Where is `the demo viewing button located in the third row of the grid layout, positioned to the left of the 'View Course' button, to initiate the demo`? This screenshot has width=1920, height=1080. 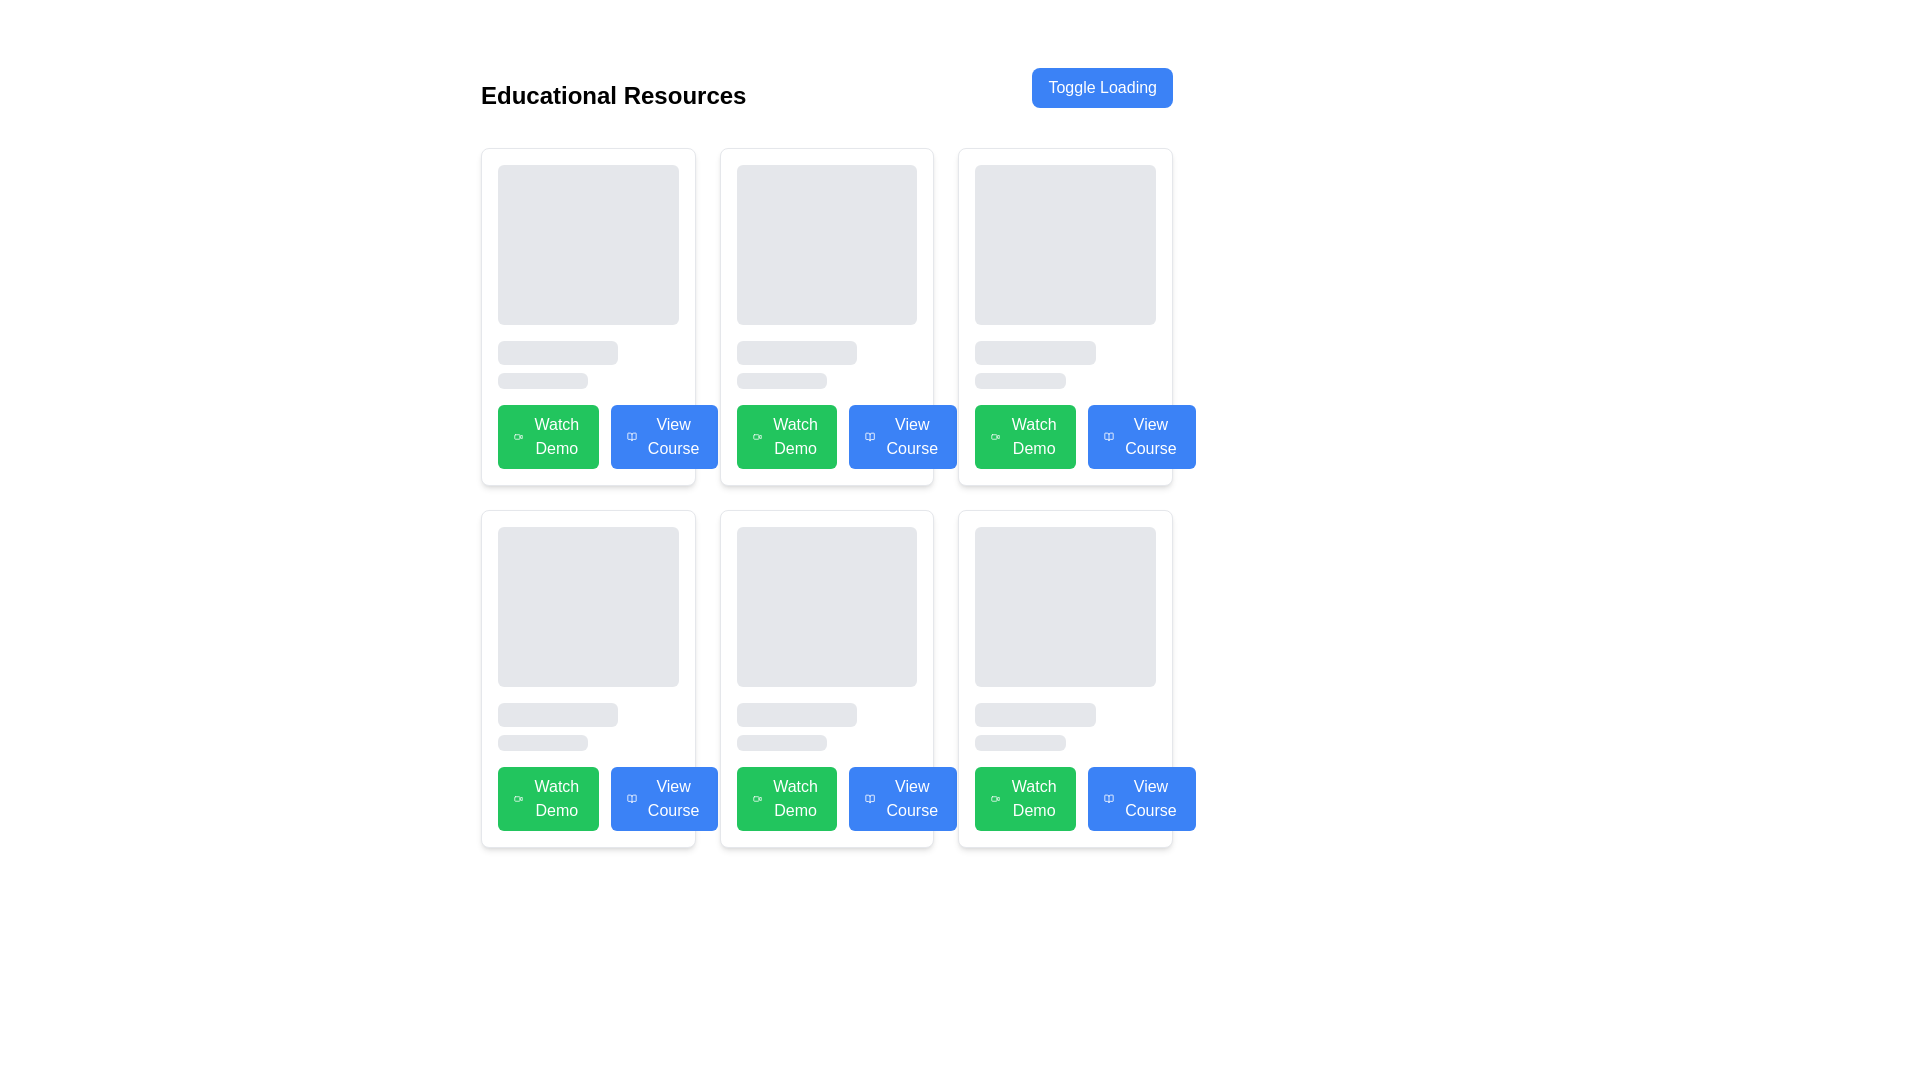 the demo viewing button located in the third row of the grid layout, positioned to the left of the 'View Course' button, to initiate the demo is located at coordinates (786, 797).